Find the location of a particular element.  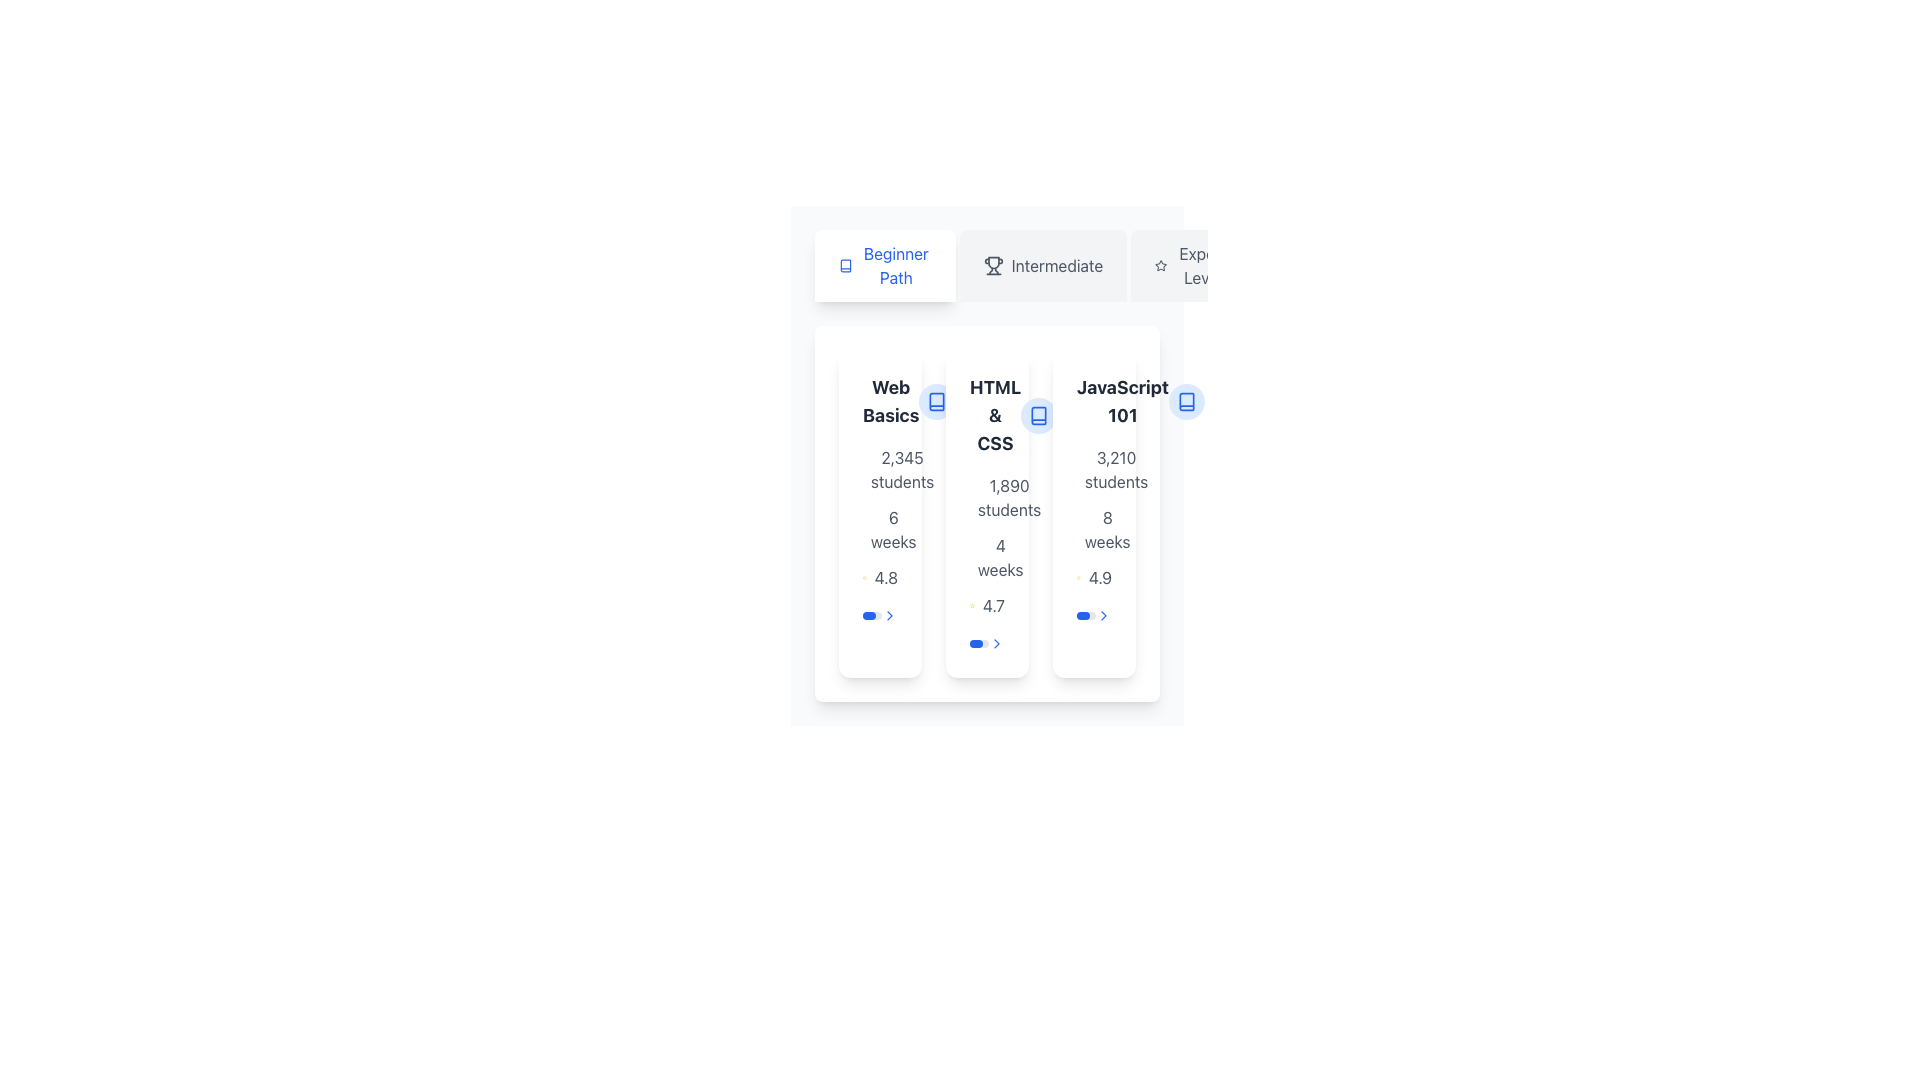

text from the Text label indicating the duration of the related course, which is positioned below '1,890 students' and above the rating indicator '4.7' is located at coordinates (987, 558).